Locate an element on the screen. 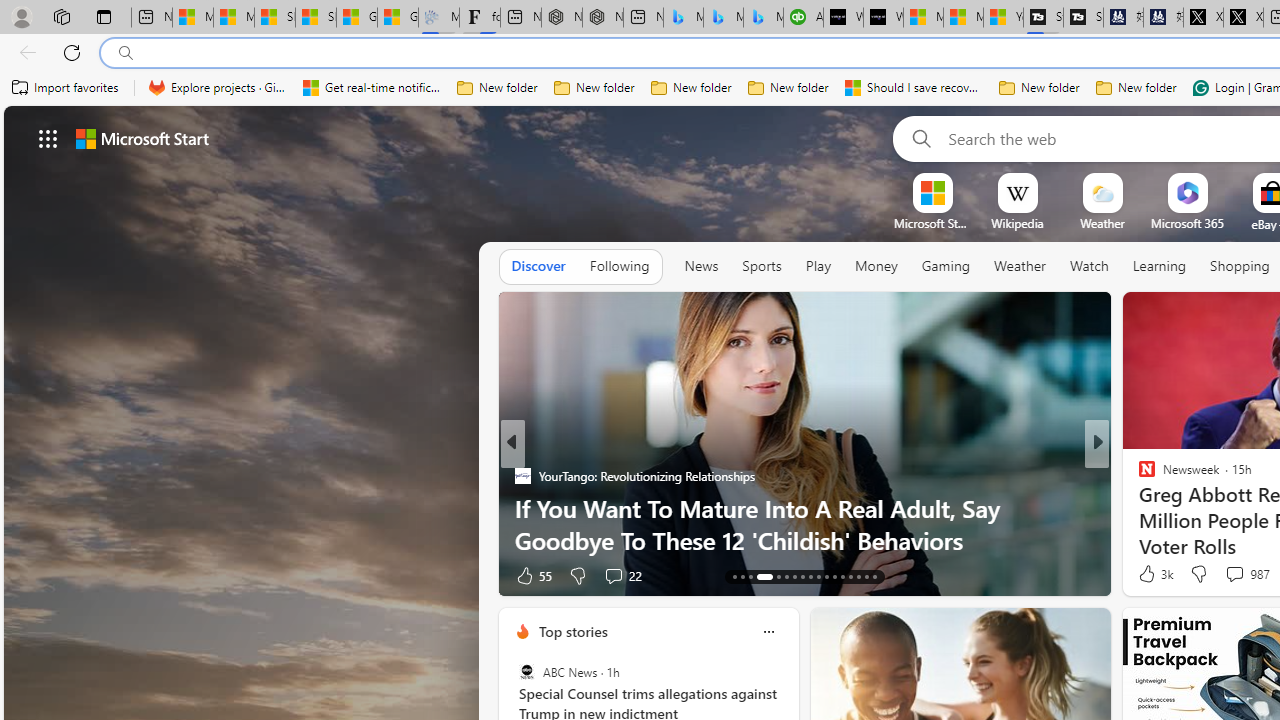 Image resolution: width=1280 pixels, height=720 pixels. 'AutomationID: tab-23' is located at coordinates (826, 577).